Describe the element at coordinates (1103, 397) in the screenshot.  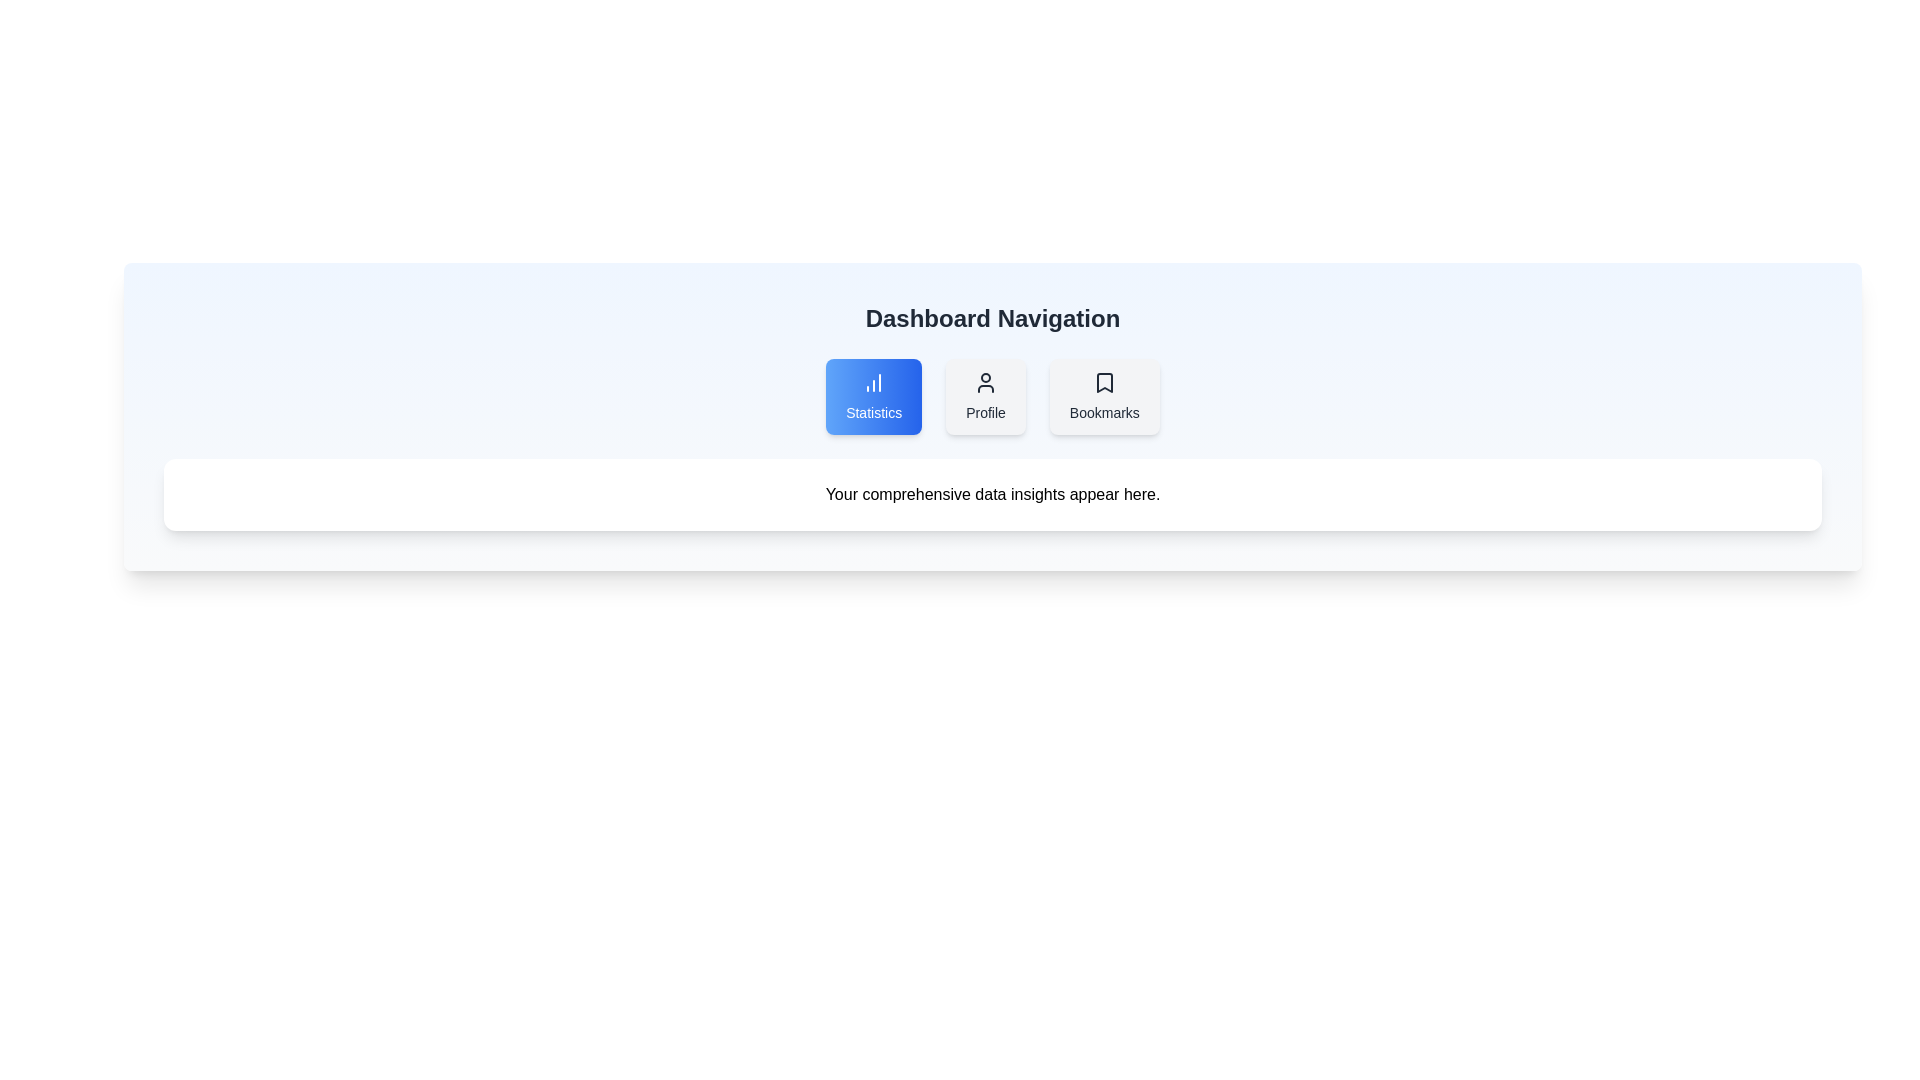
I see `the 'Bookmarks' button, which is a rectangular button with rounded edges, light gray background, dark gray text label, and a bookmark icon above the text` at that location.